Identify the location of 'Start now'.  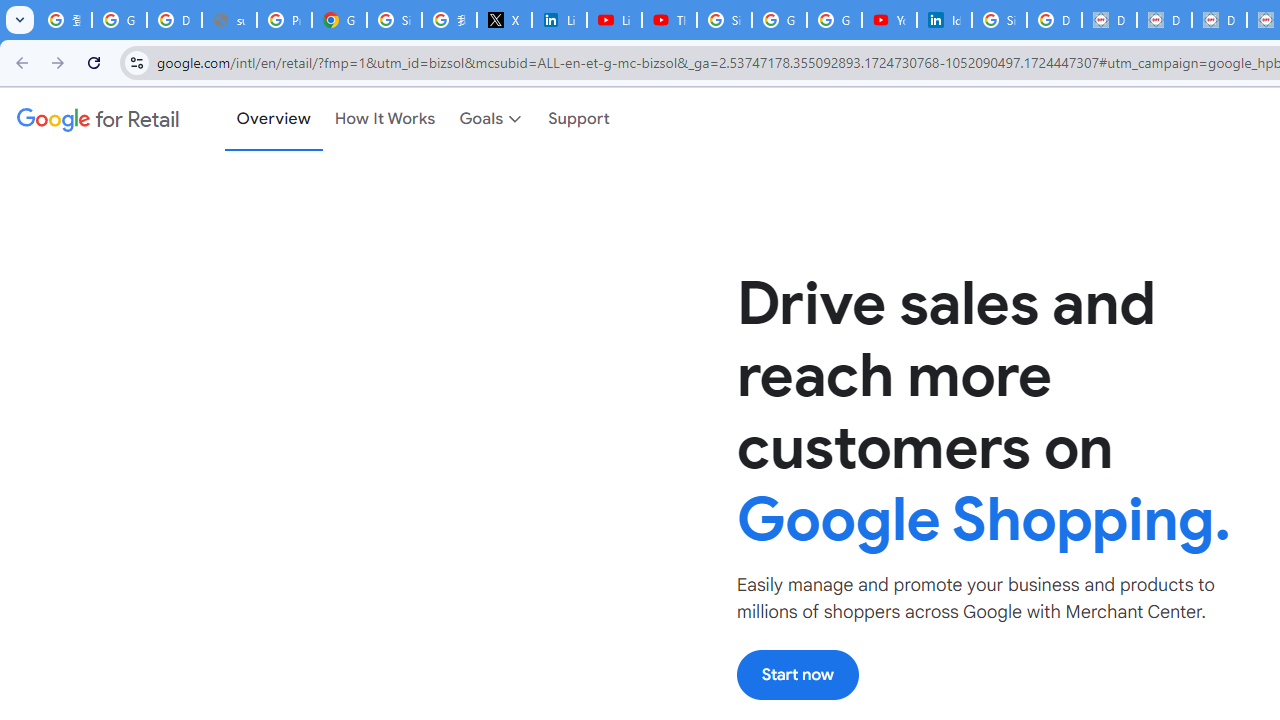
(796, 674).